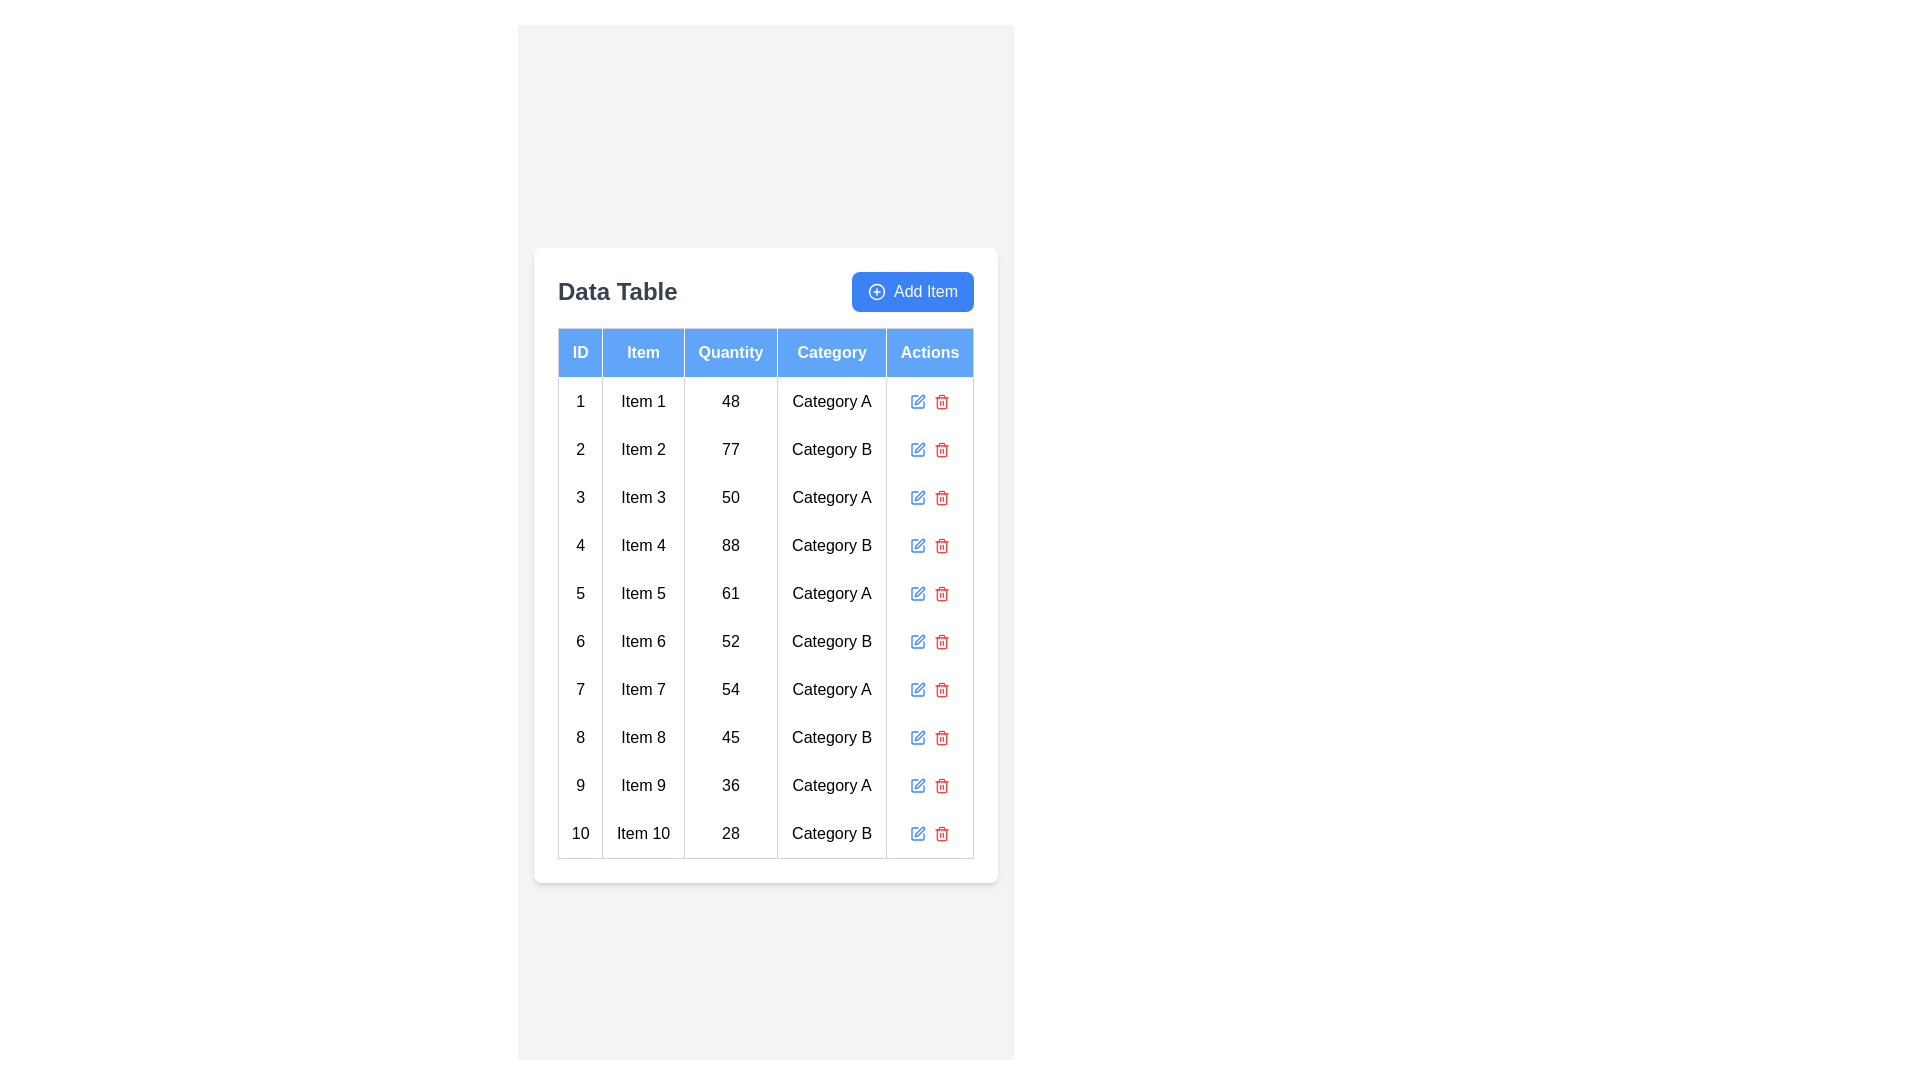  I want to click on the non-interactive table cell displaying the quantity for 'Item 6' in the sixth row and third column of the table, so click(729, 641).